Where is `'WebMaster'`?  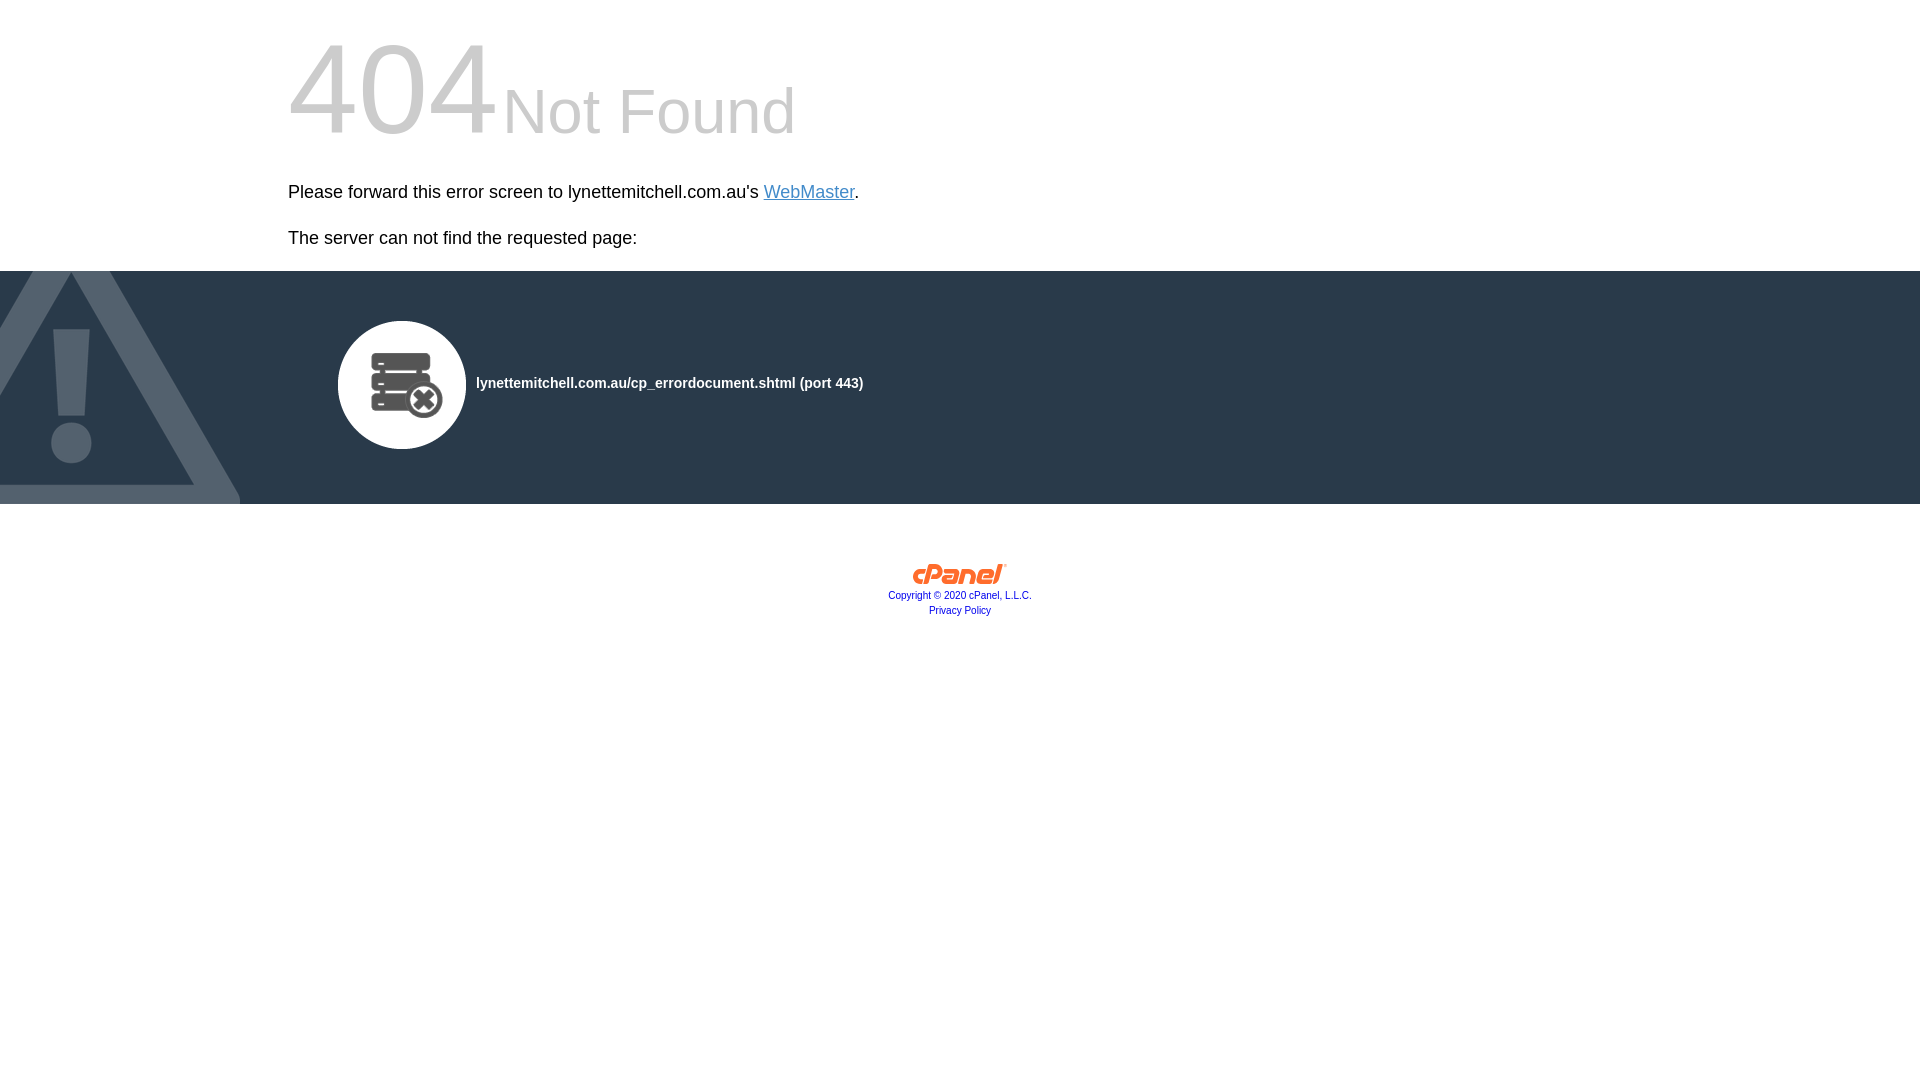 'WebMaster' is located at coordinates (809, 192).